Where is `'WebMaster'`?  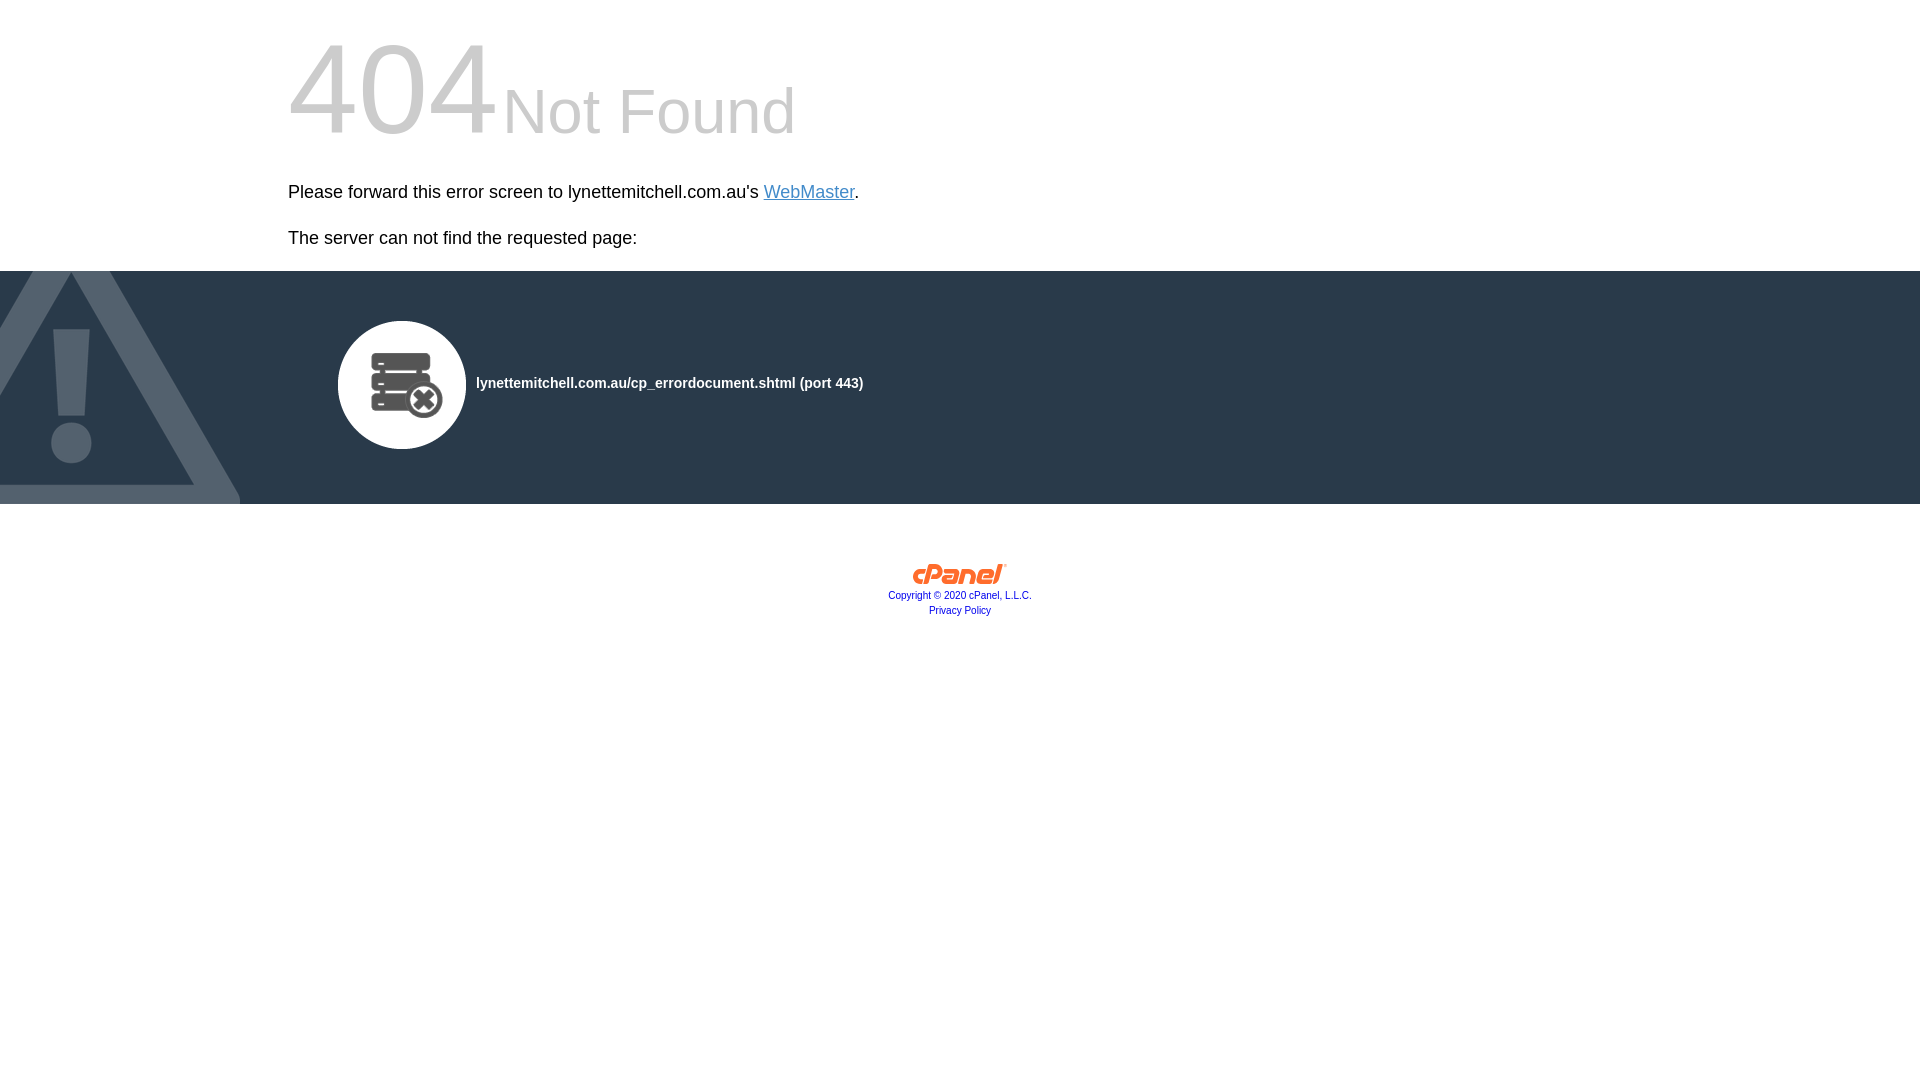 'WebMaster' is located at coordinates (809, 192).